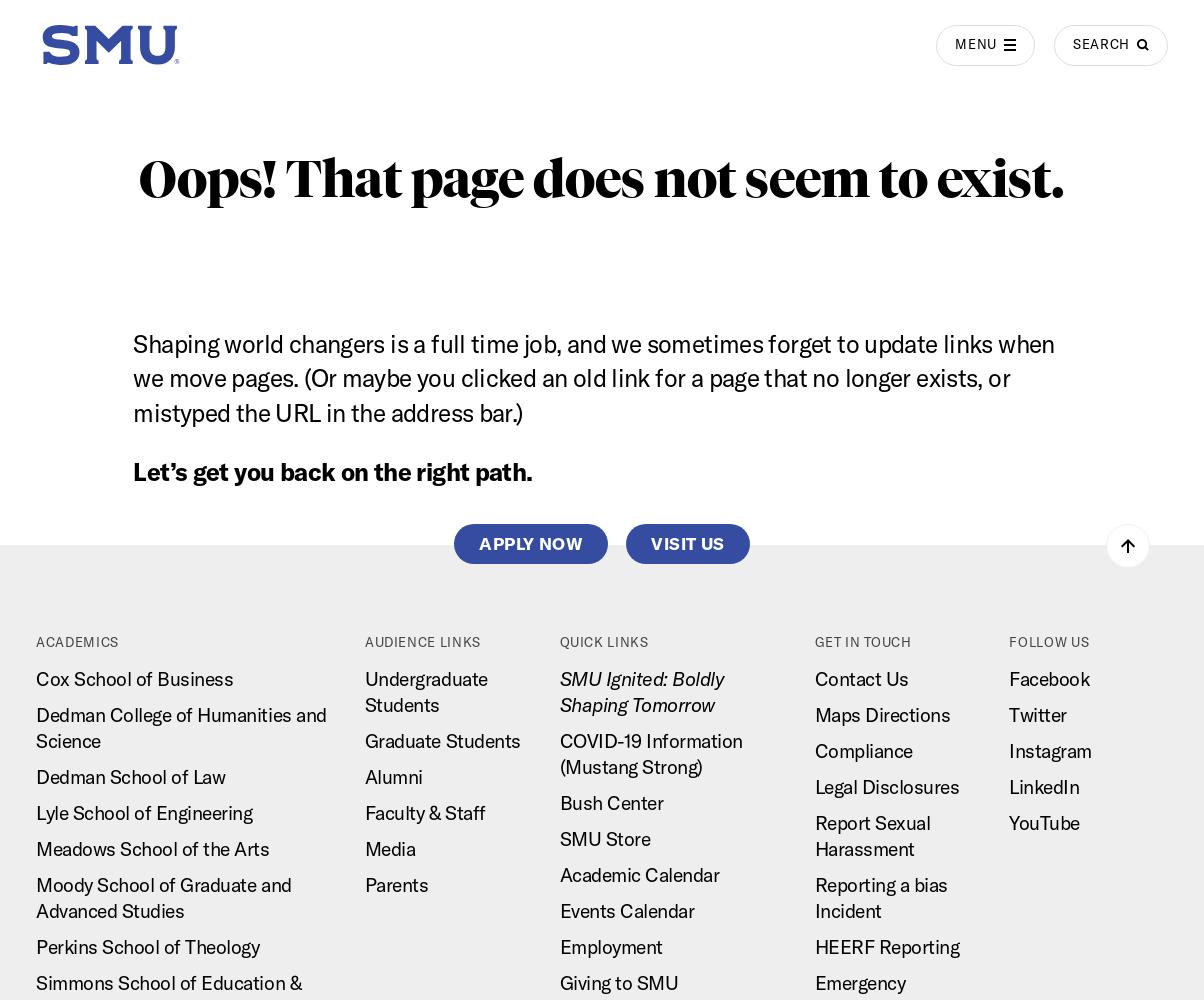  What do you see at coordinates (880, 897) in the screenshot?
I see `'Reporting a bias Incident'` at bounding box center [880, 897].